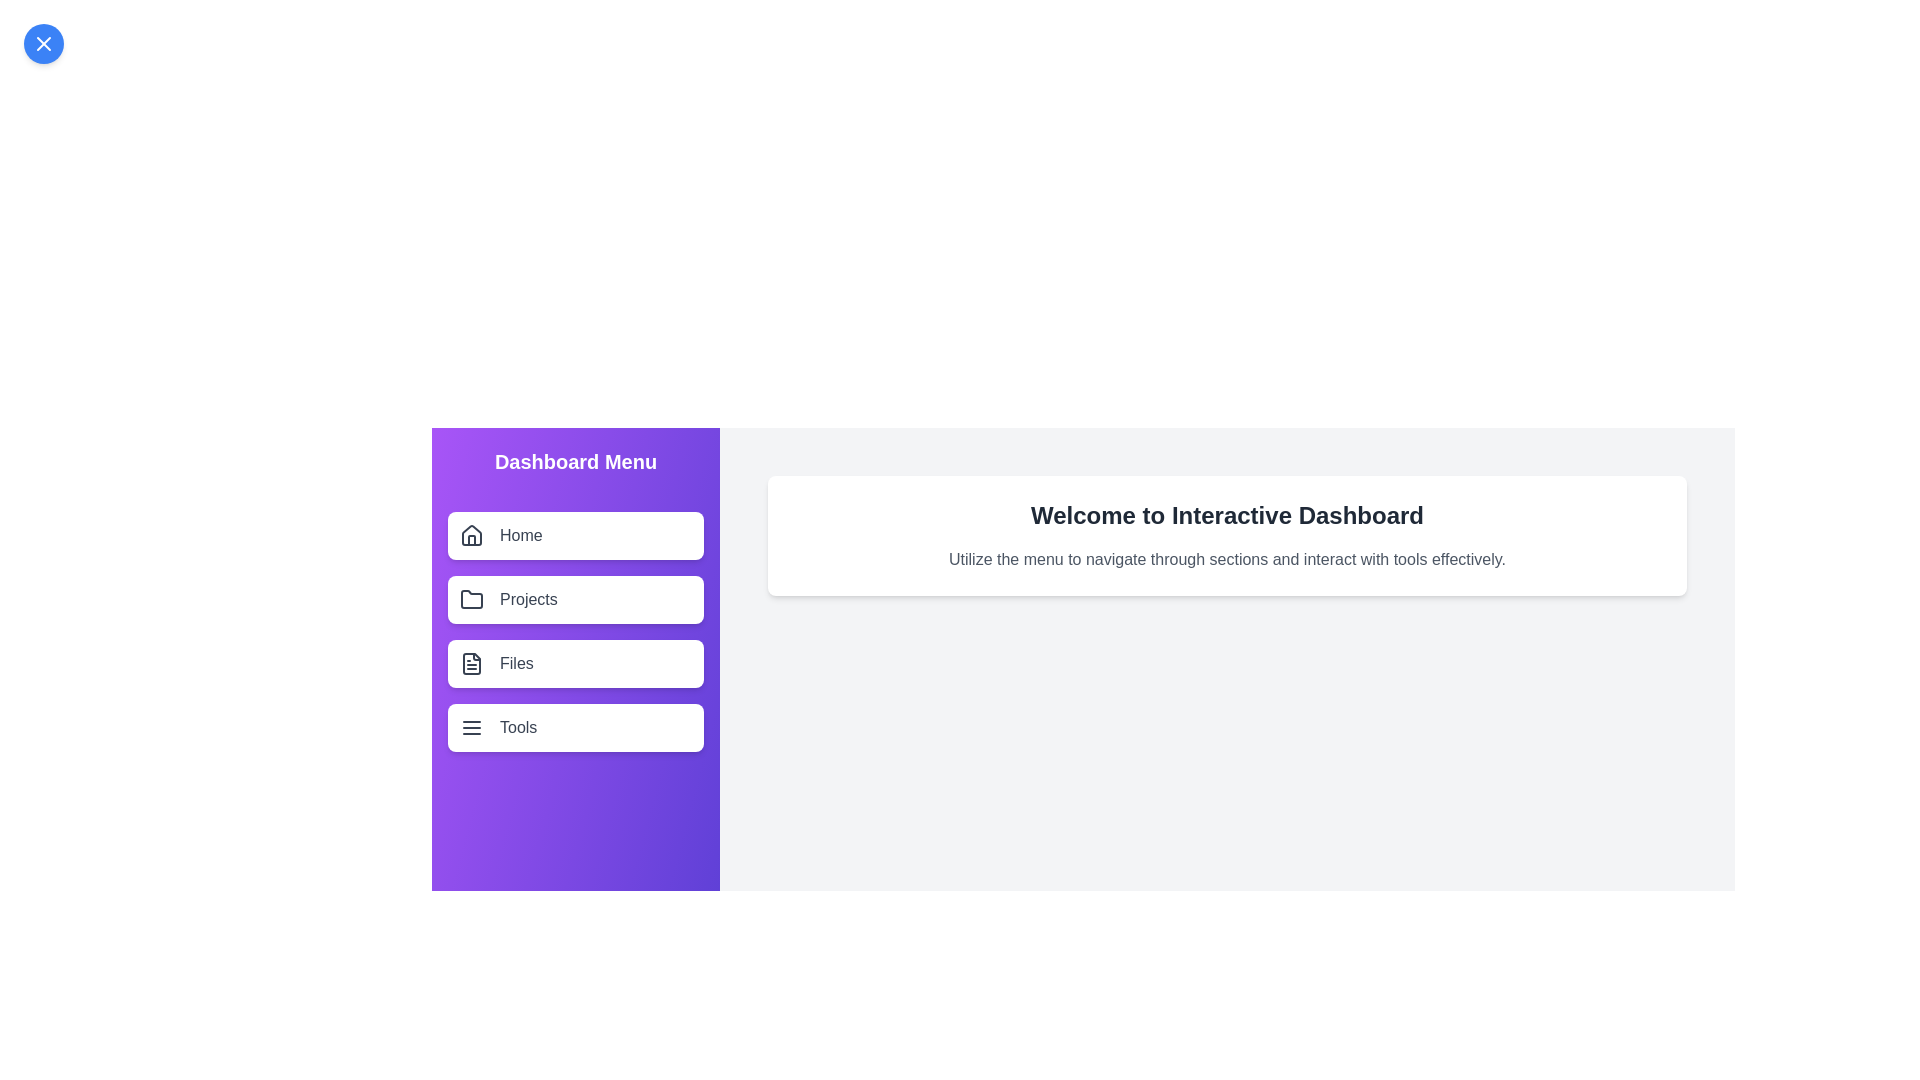 Image resolution: width=1920 pixels, height=1080 pixels. Describe the element at coordinates (575, 728) in the screenshot. I see `the menu item labeled 'Tools' to observe visual feedback` at that location.